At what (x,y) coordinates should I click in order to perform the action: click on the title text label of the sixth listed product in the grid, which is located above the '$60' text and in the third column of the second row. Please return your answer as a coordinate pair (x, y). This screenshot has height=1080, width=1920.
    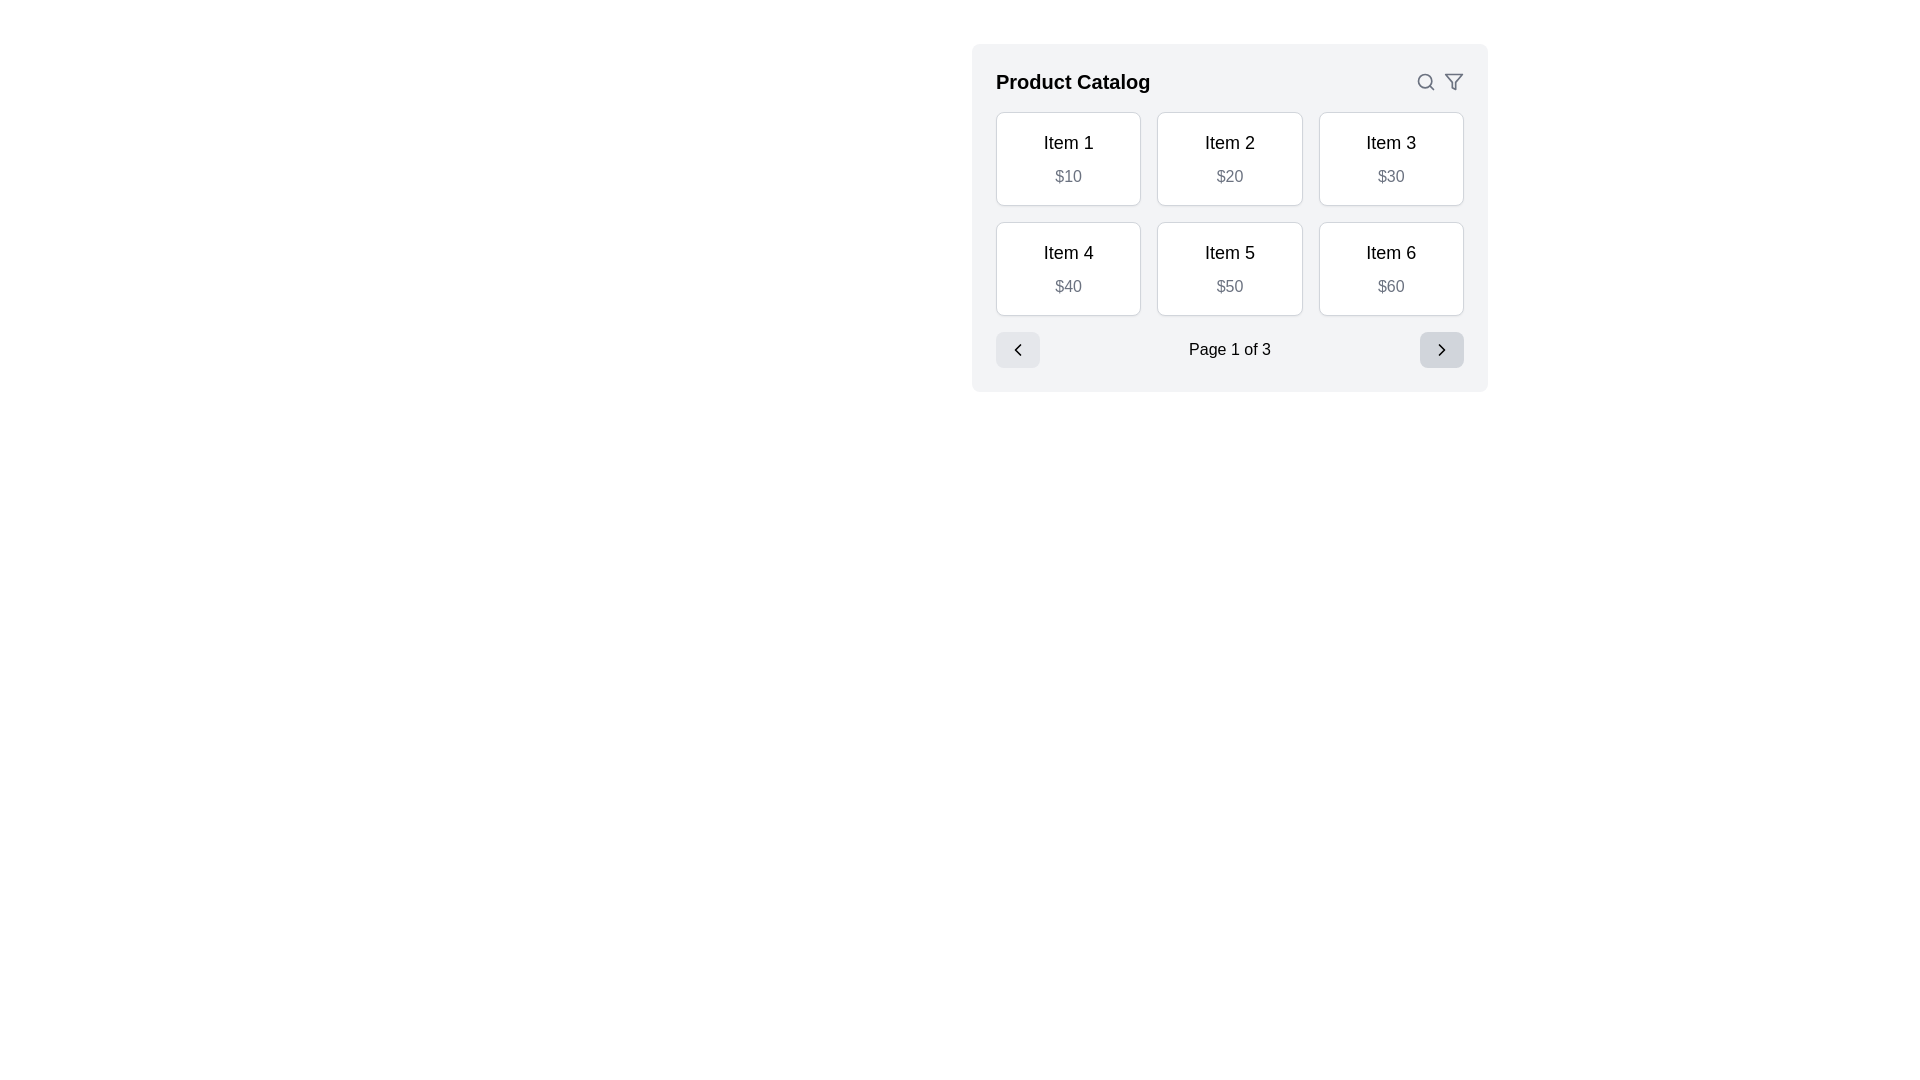
    Looking at the image, I should click on (1390, 252).